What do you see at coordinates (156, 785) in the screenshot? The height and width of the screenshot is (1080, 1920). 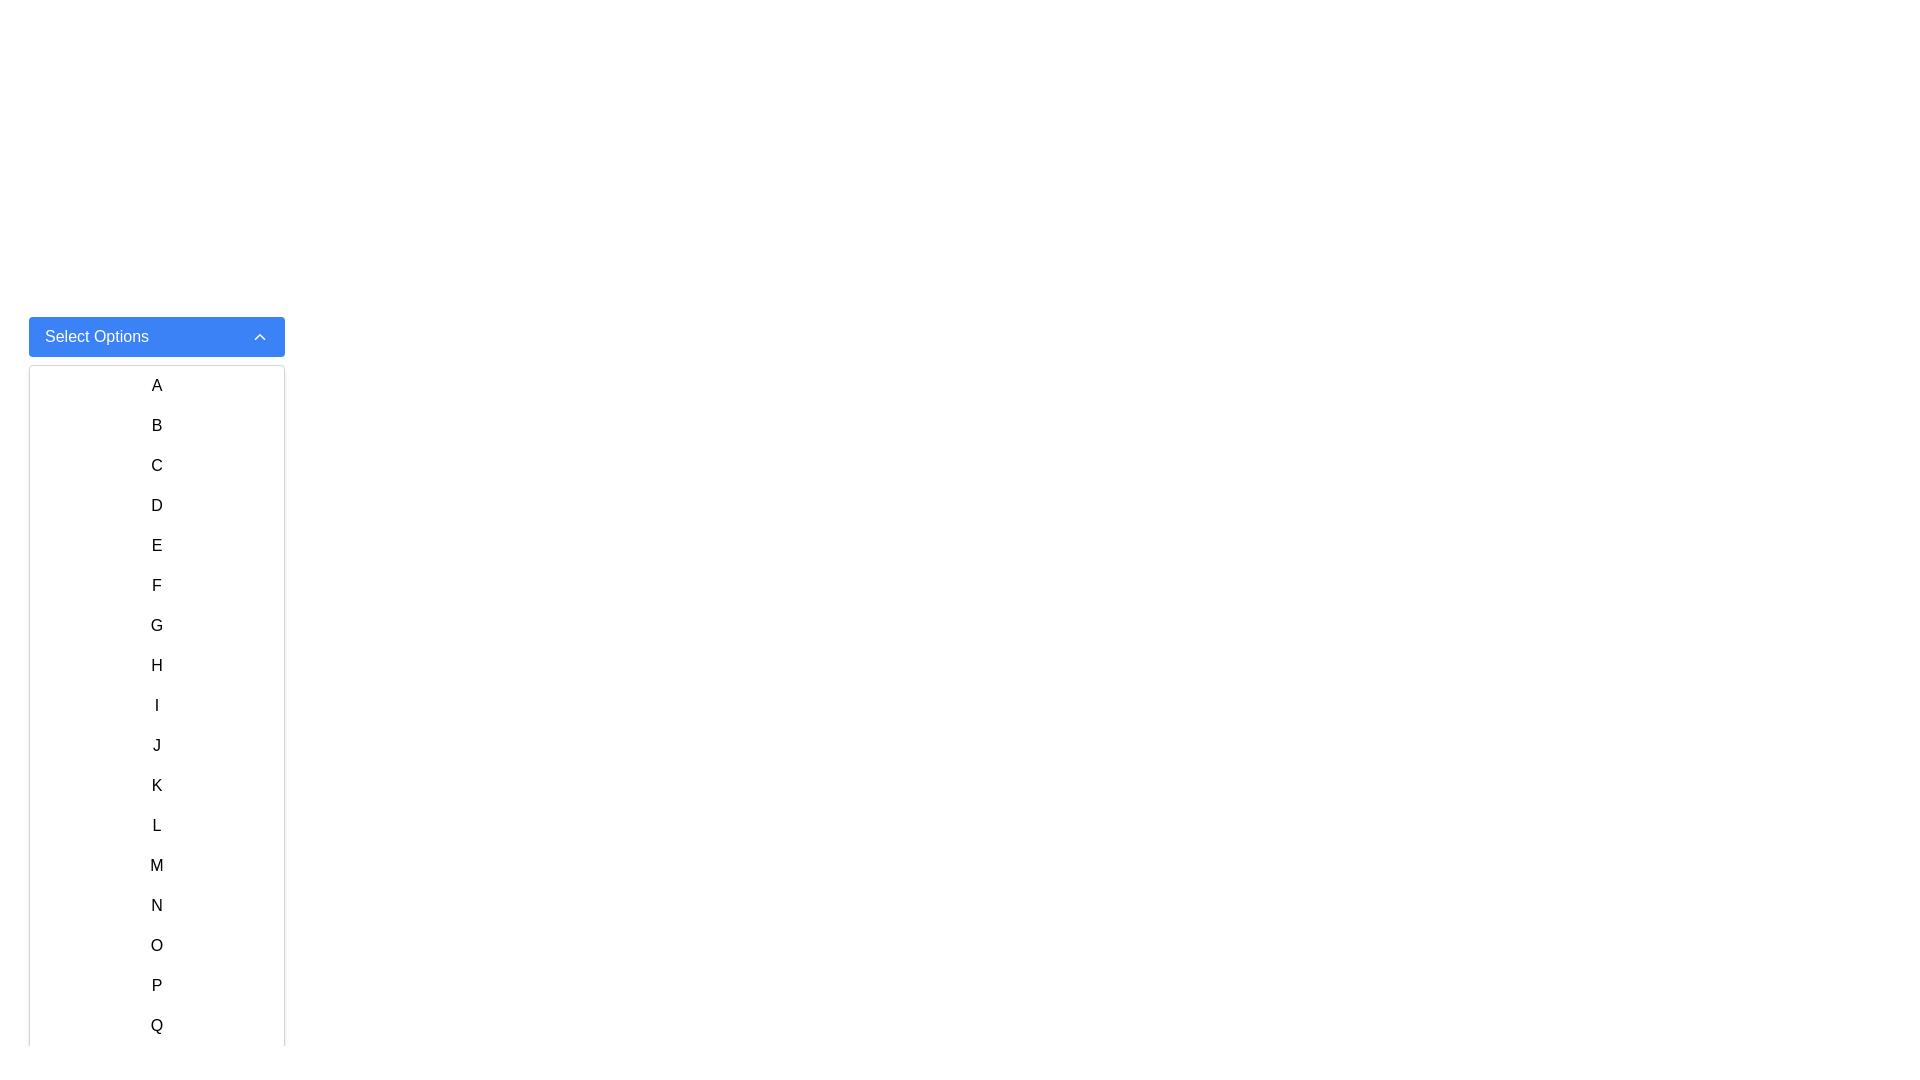 I see `the letter 'K' option in the dropdown menu, which is the 11th item in the vertical list of letters` at bounding box center [156, 785].